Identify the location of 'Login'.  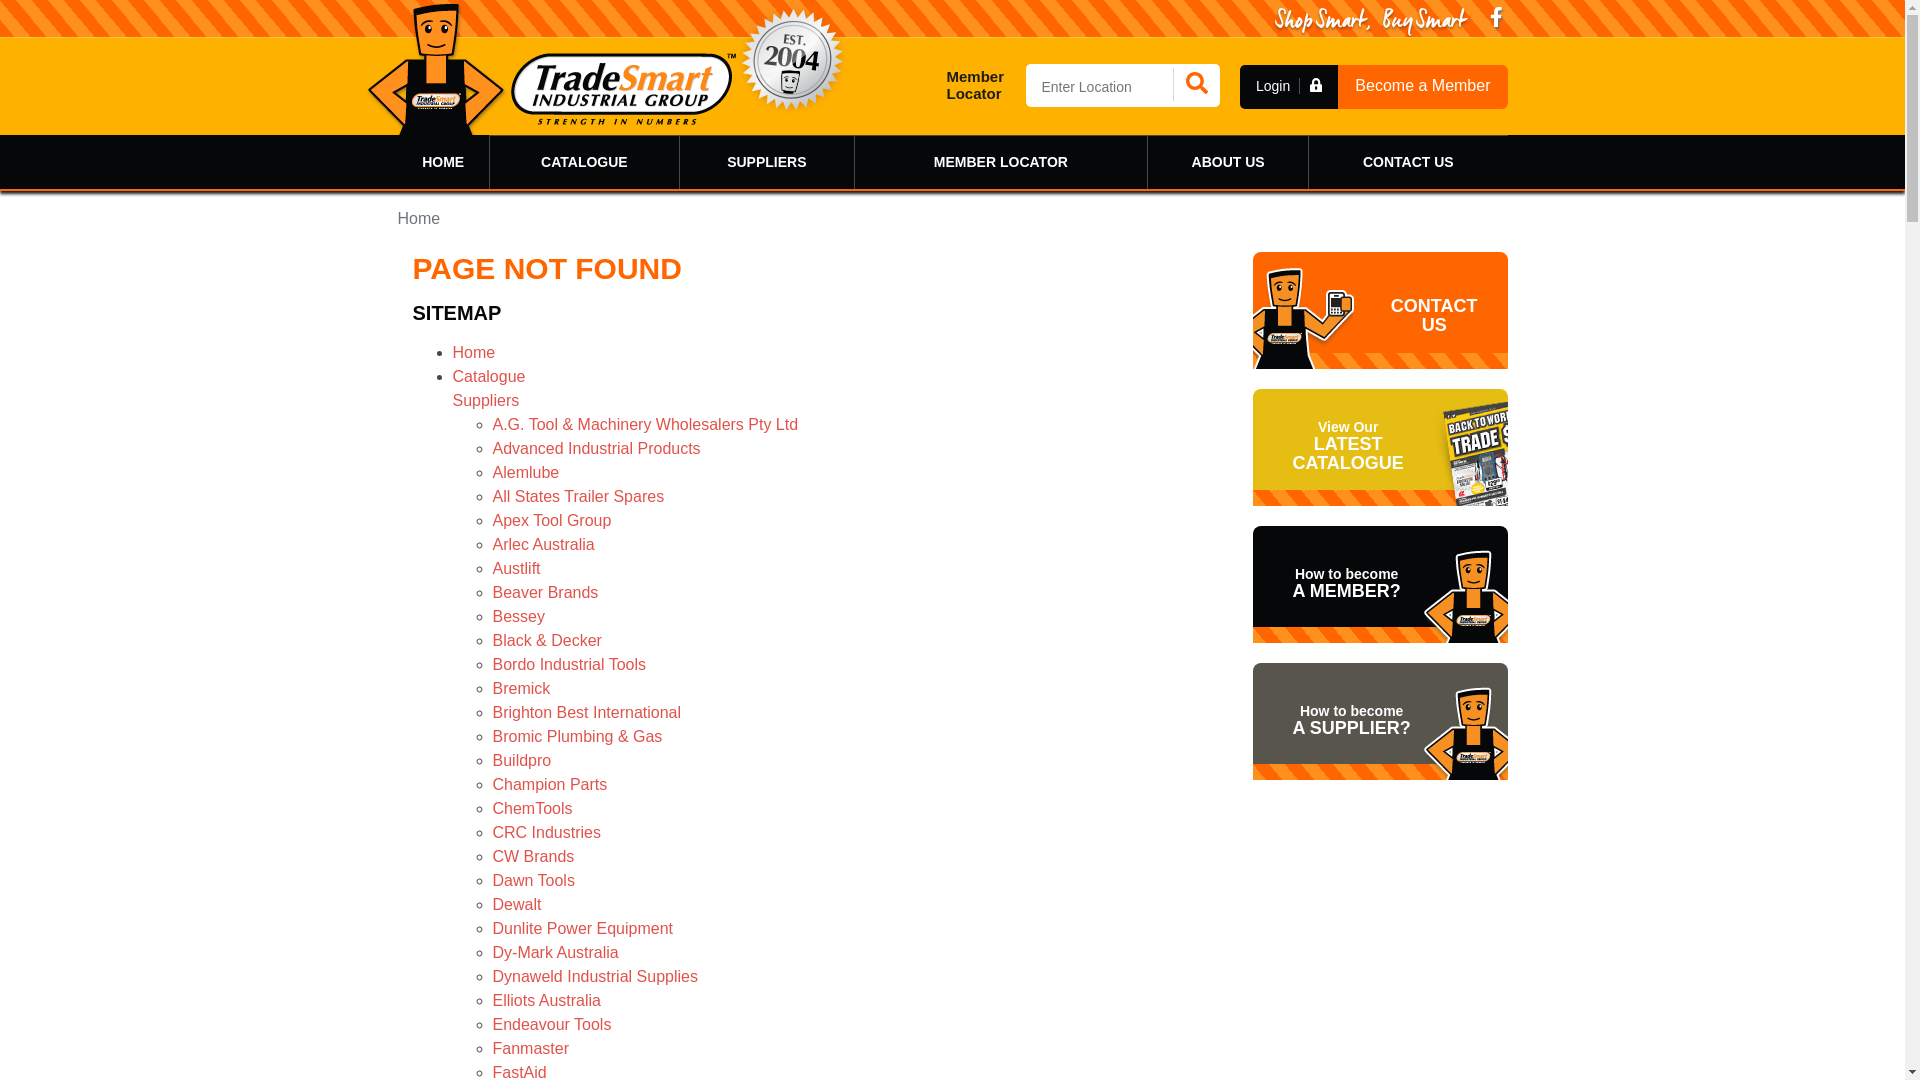
(1289, 84).